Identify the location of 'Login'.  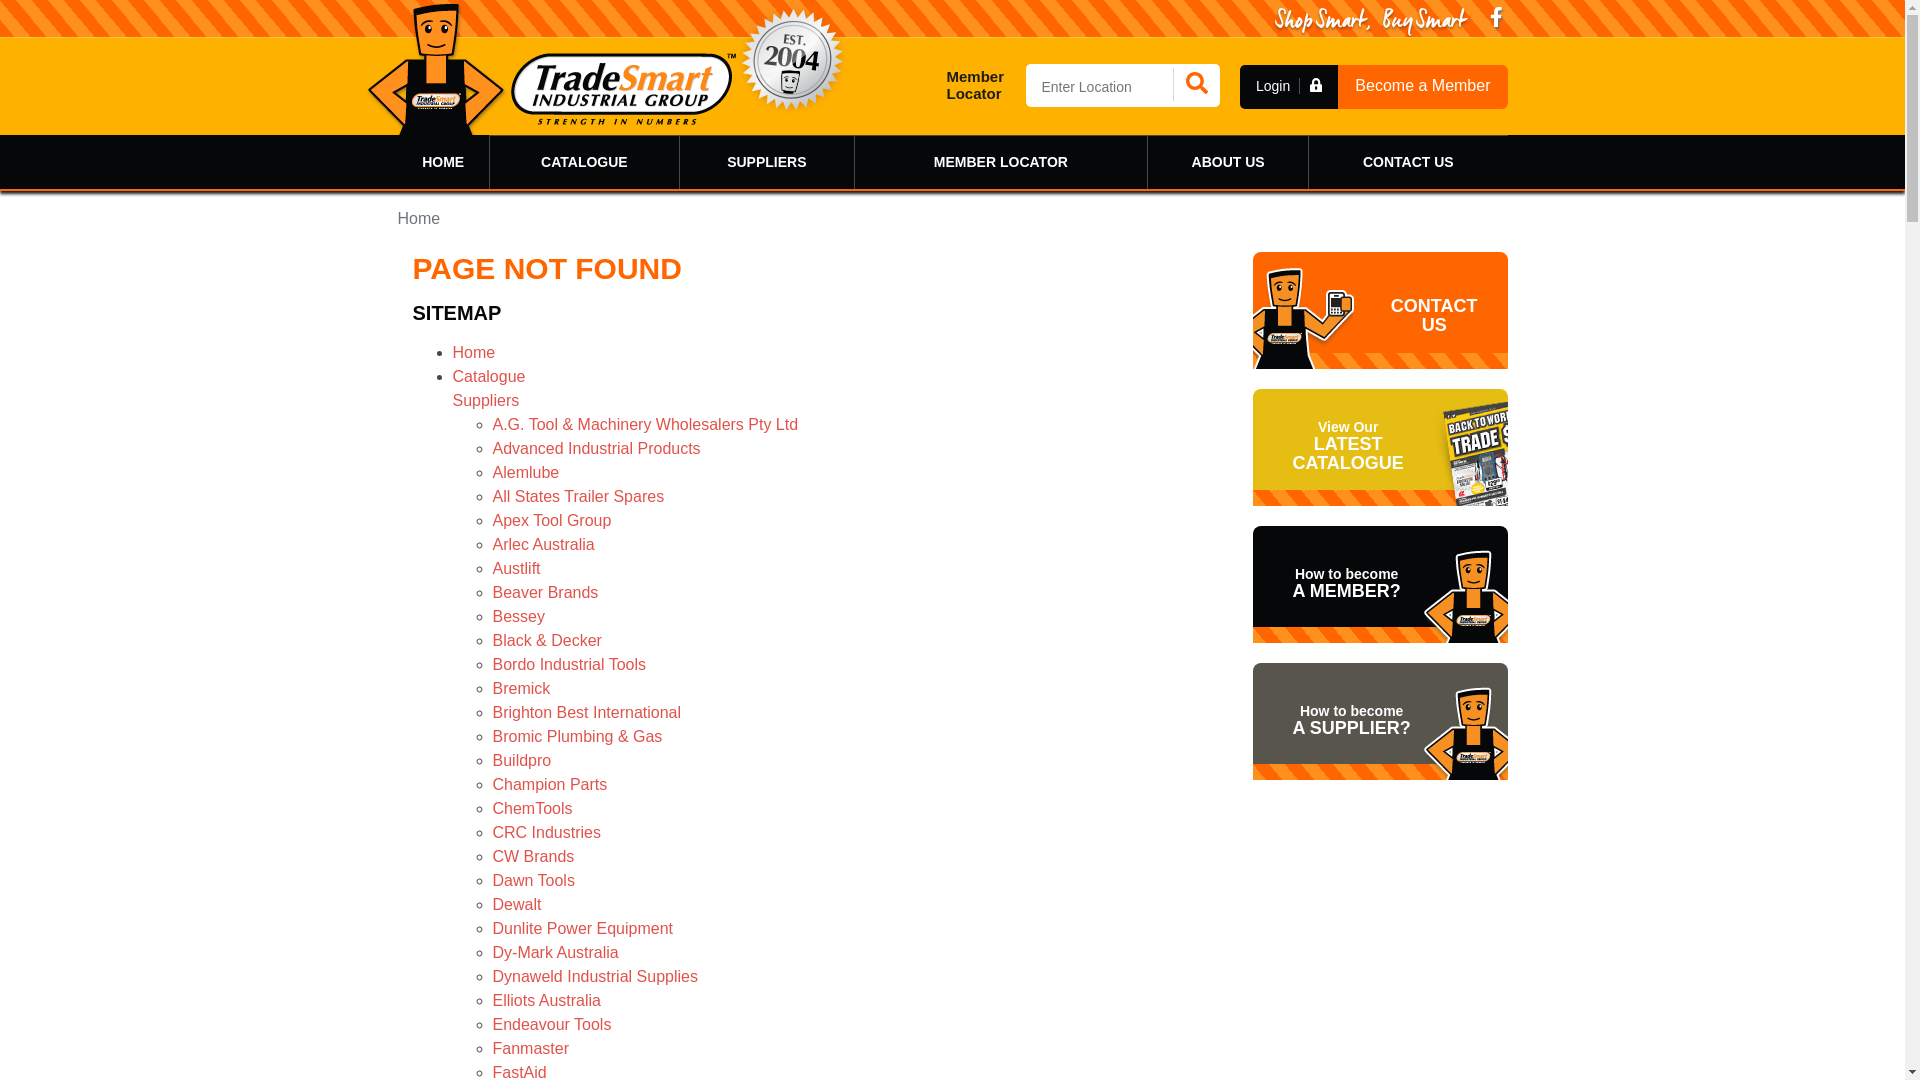
(1289, 84).